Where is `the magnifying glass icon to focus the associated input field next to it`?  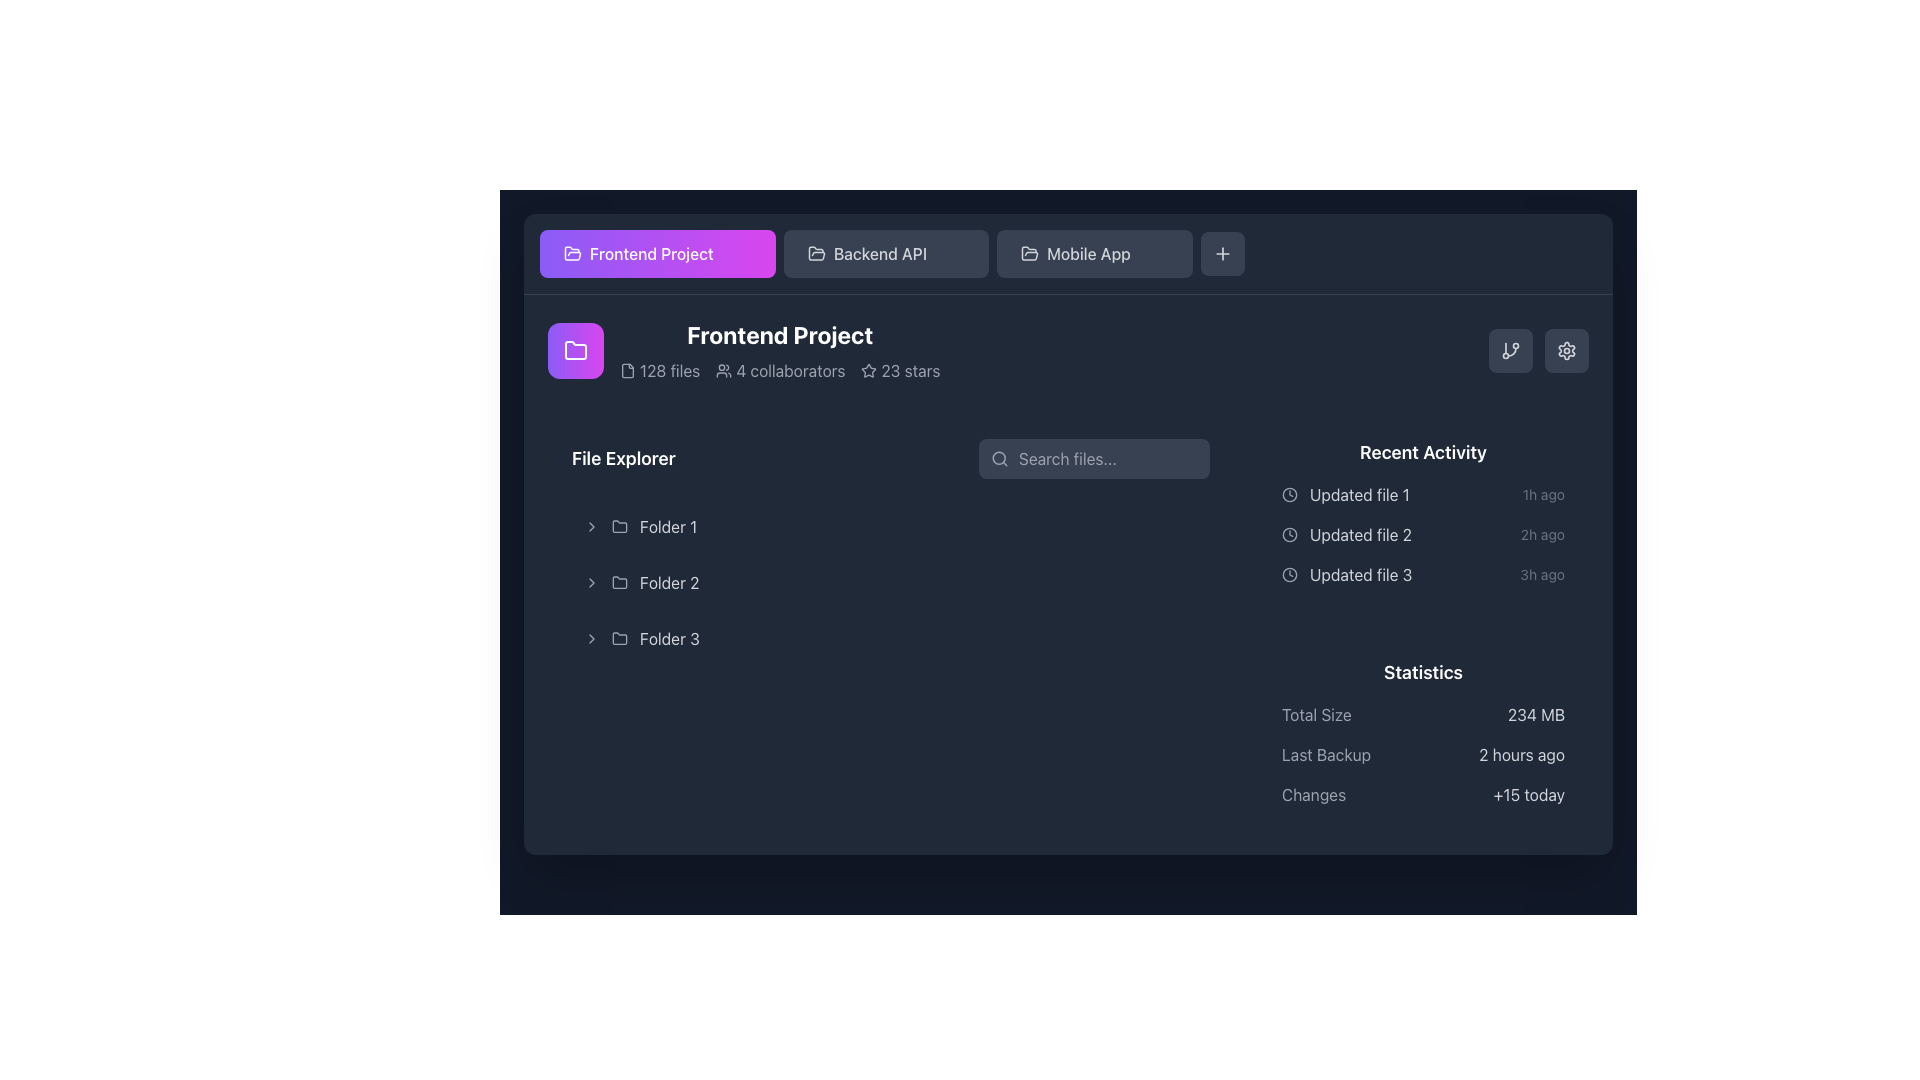
the magnifying glass icon to focus the associated input field next to it is located at coordinates (999, 459).